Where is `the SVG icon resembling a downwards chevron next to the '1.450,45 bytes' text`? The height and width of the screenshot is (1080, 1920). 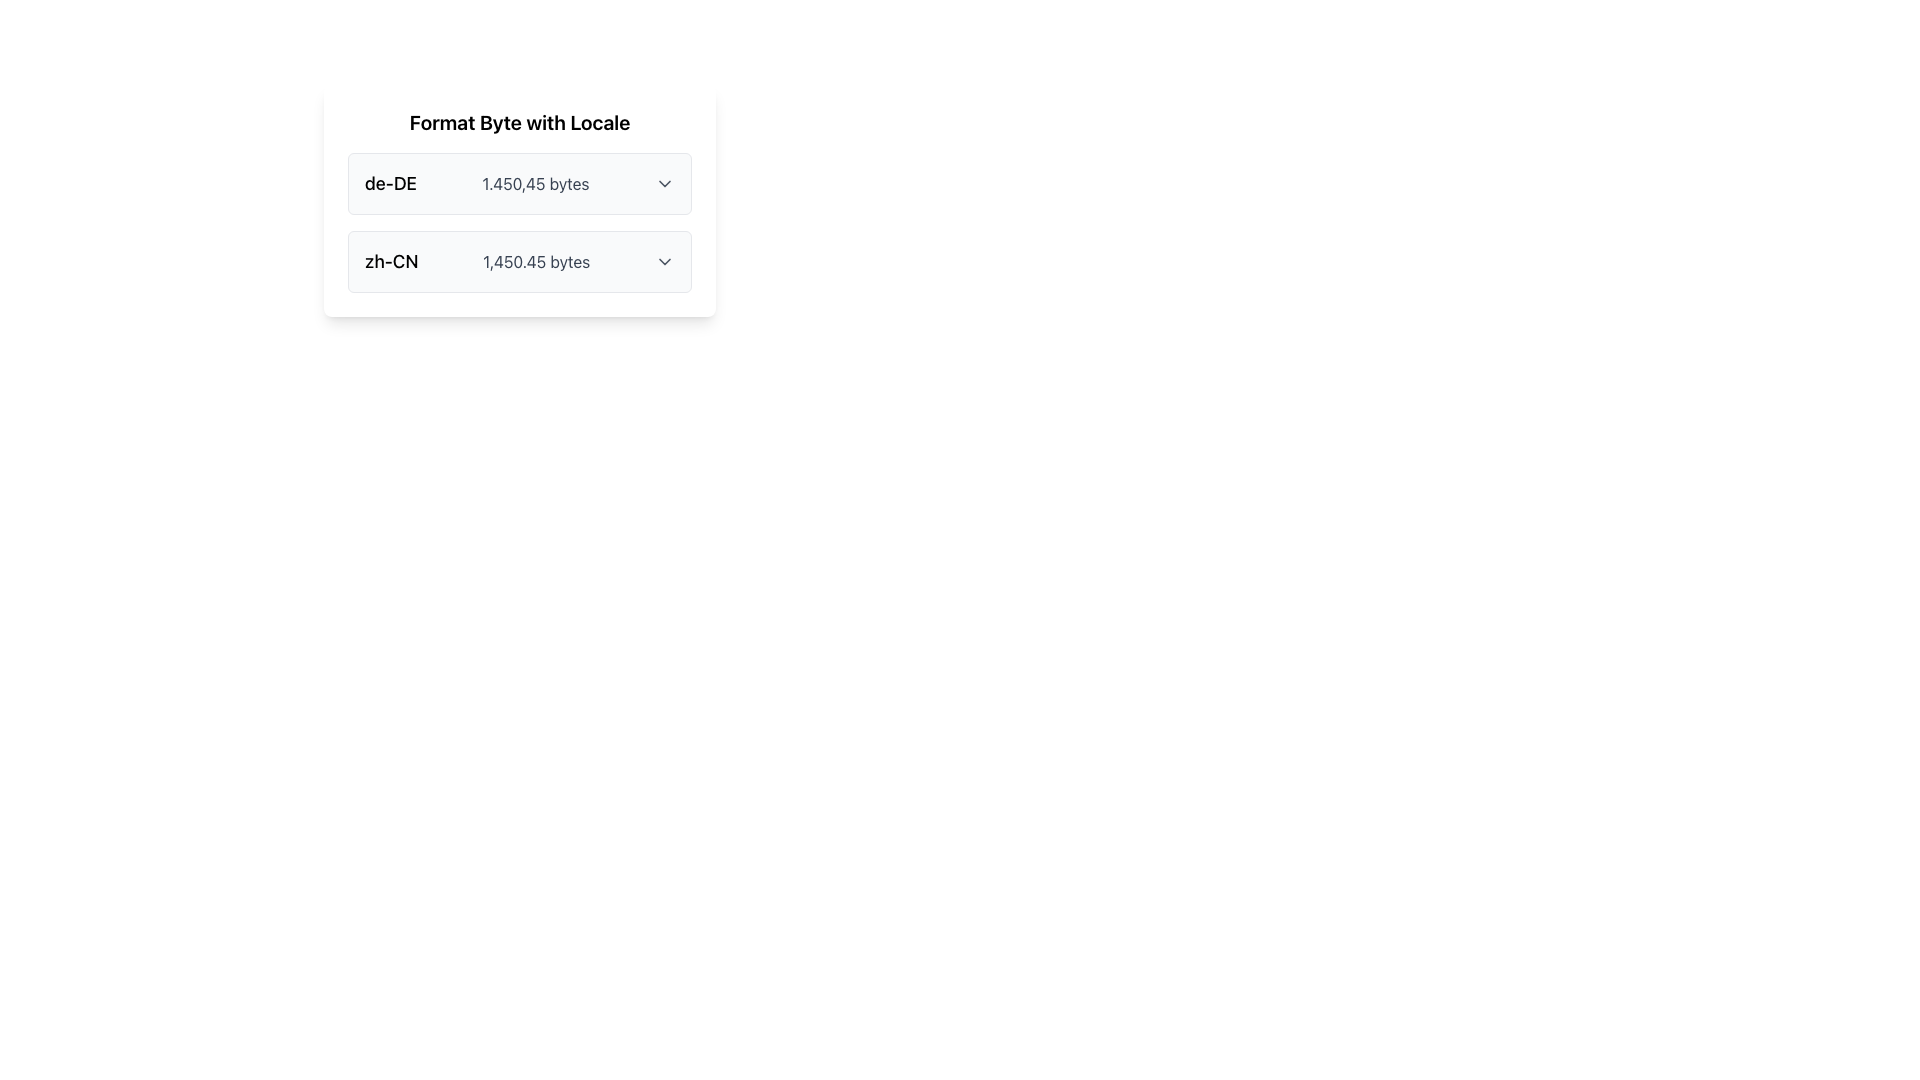 the SVG icon resembling a downwards chevron next to the '1.450,45 bytes' text is located at coordinates (665, 184).